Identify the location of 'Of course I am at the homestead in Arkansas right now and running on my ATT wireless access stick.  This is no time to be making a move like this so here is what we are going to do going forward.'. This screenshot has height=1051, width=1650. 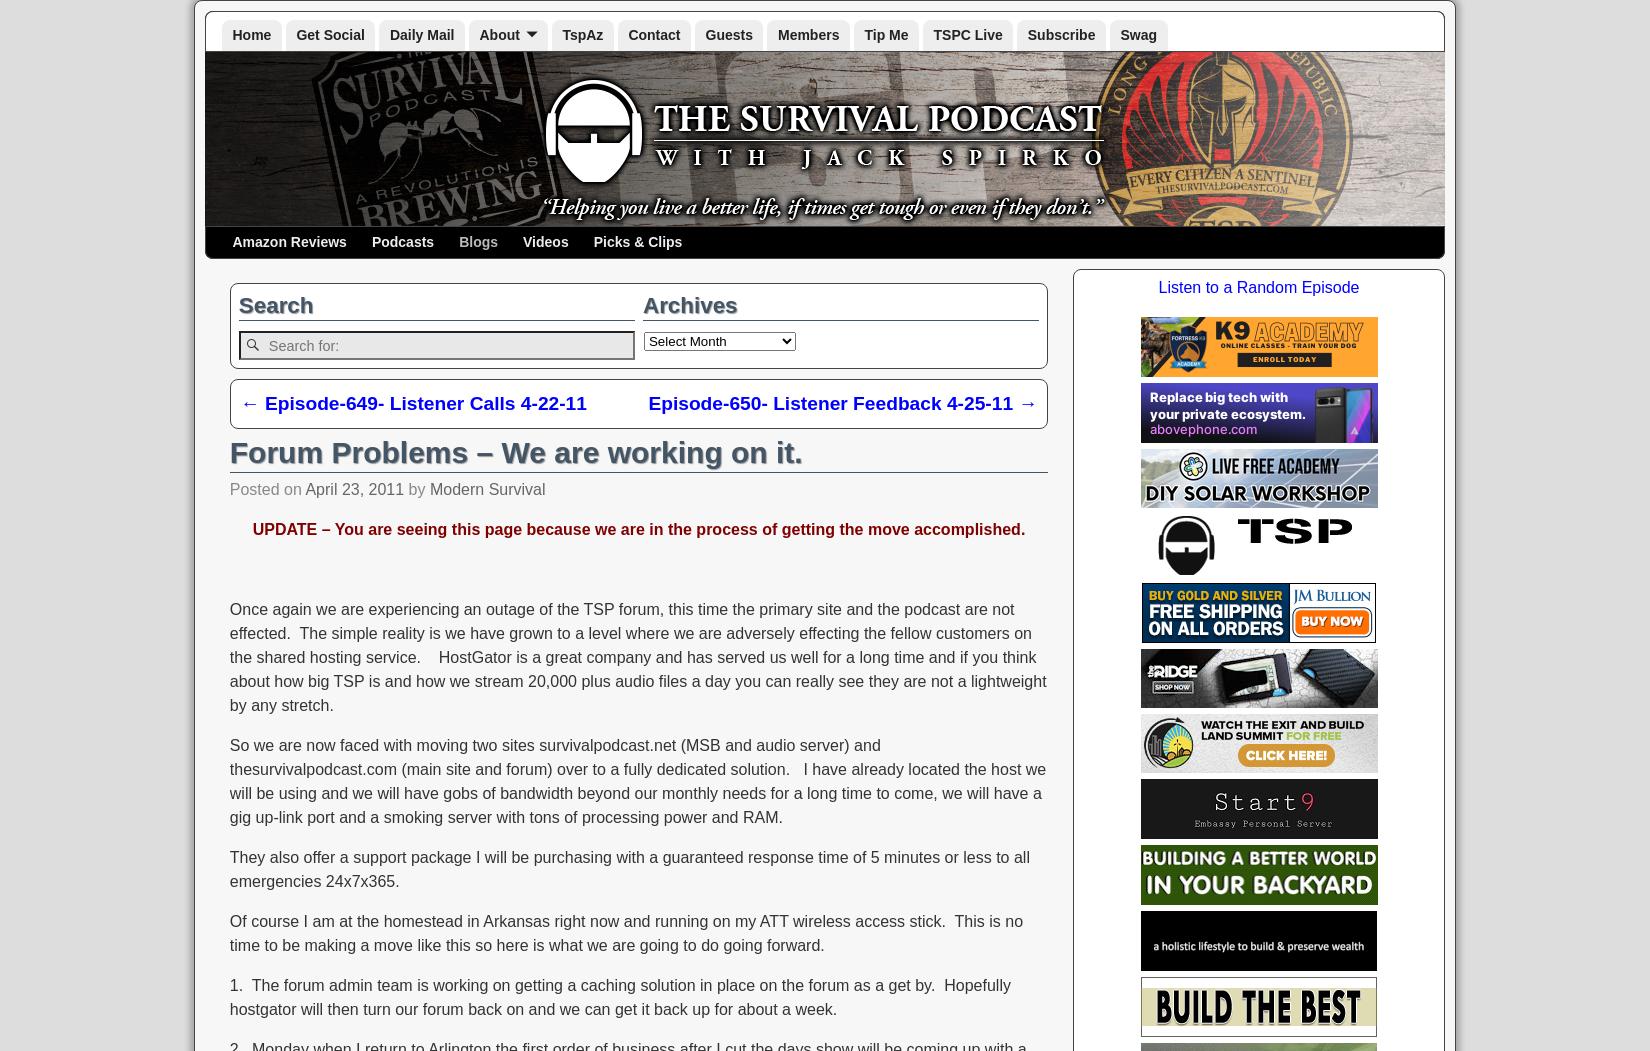
(229, 931).